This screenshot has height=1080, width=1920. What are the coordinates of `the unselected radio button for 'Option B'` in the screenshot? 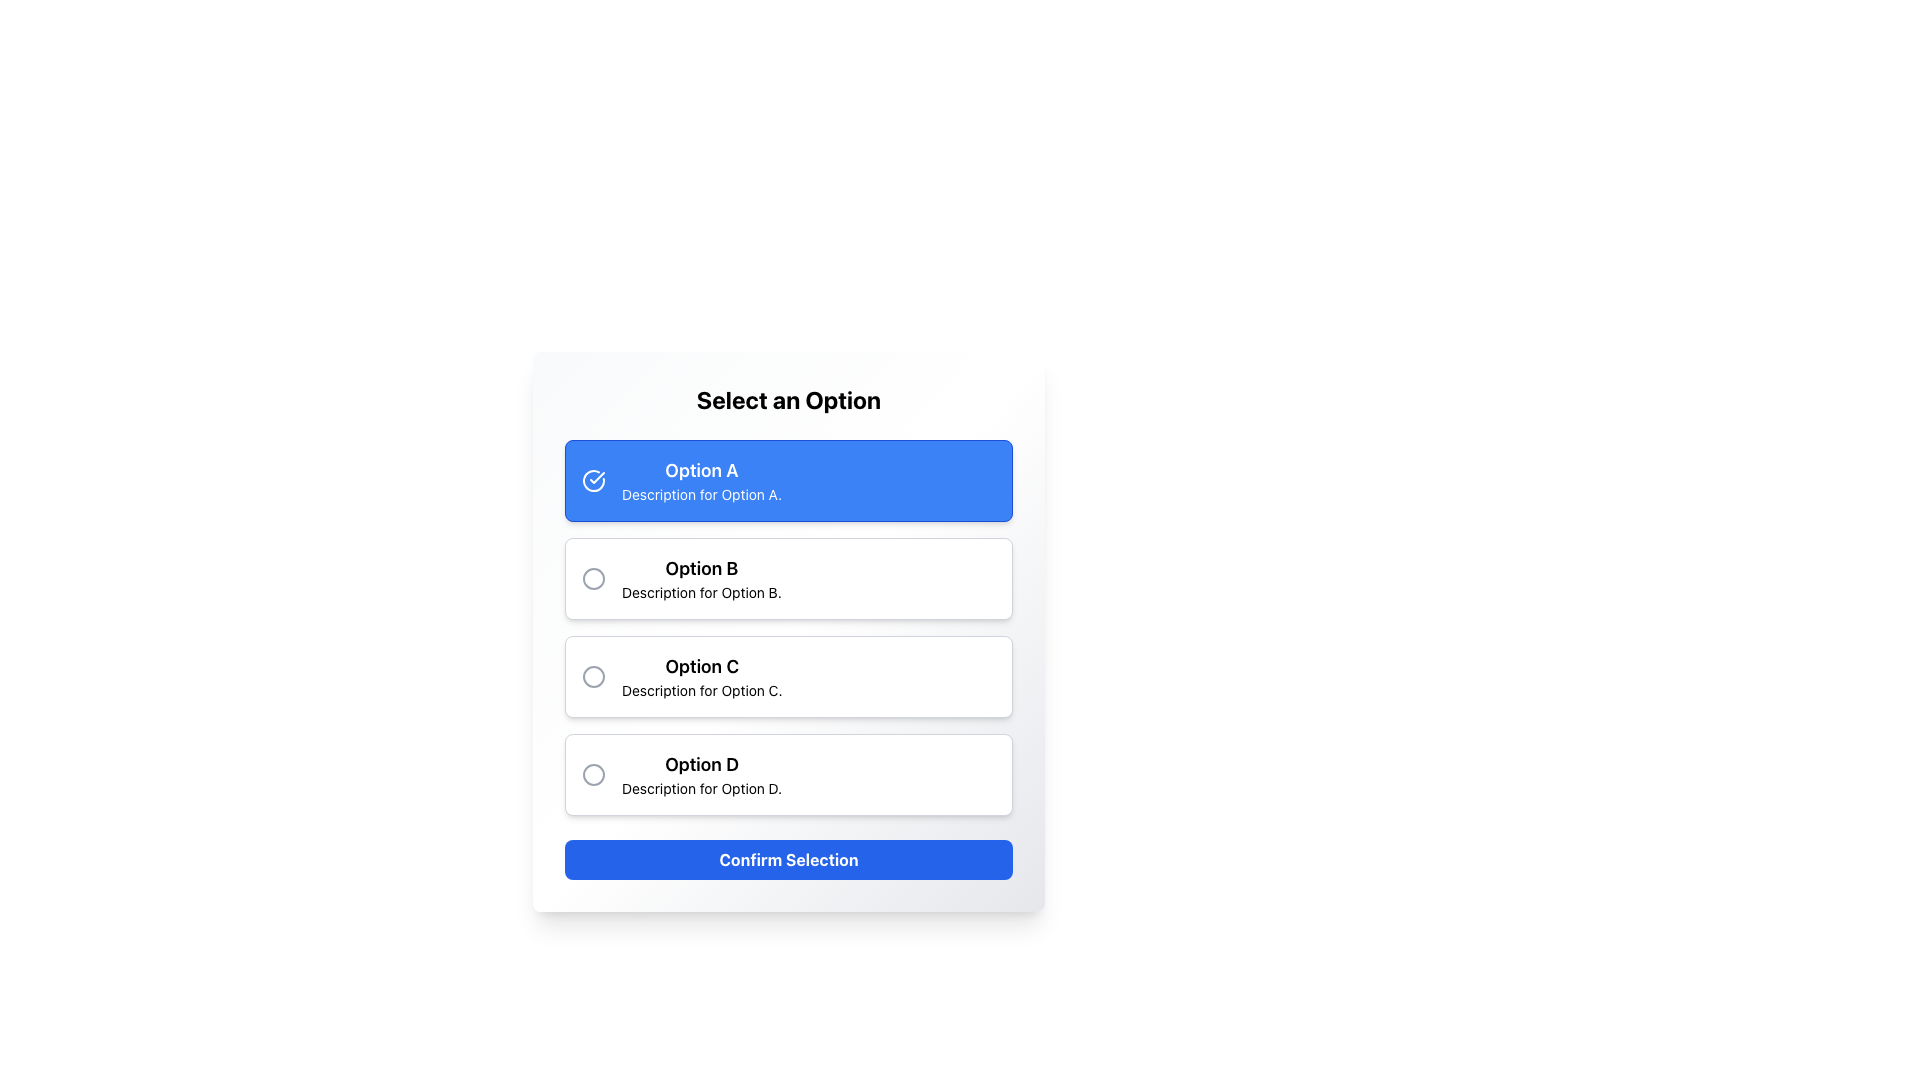 It's located at (593, 578).